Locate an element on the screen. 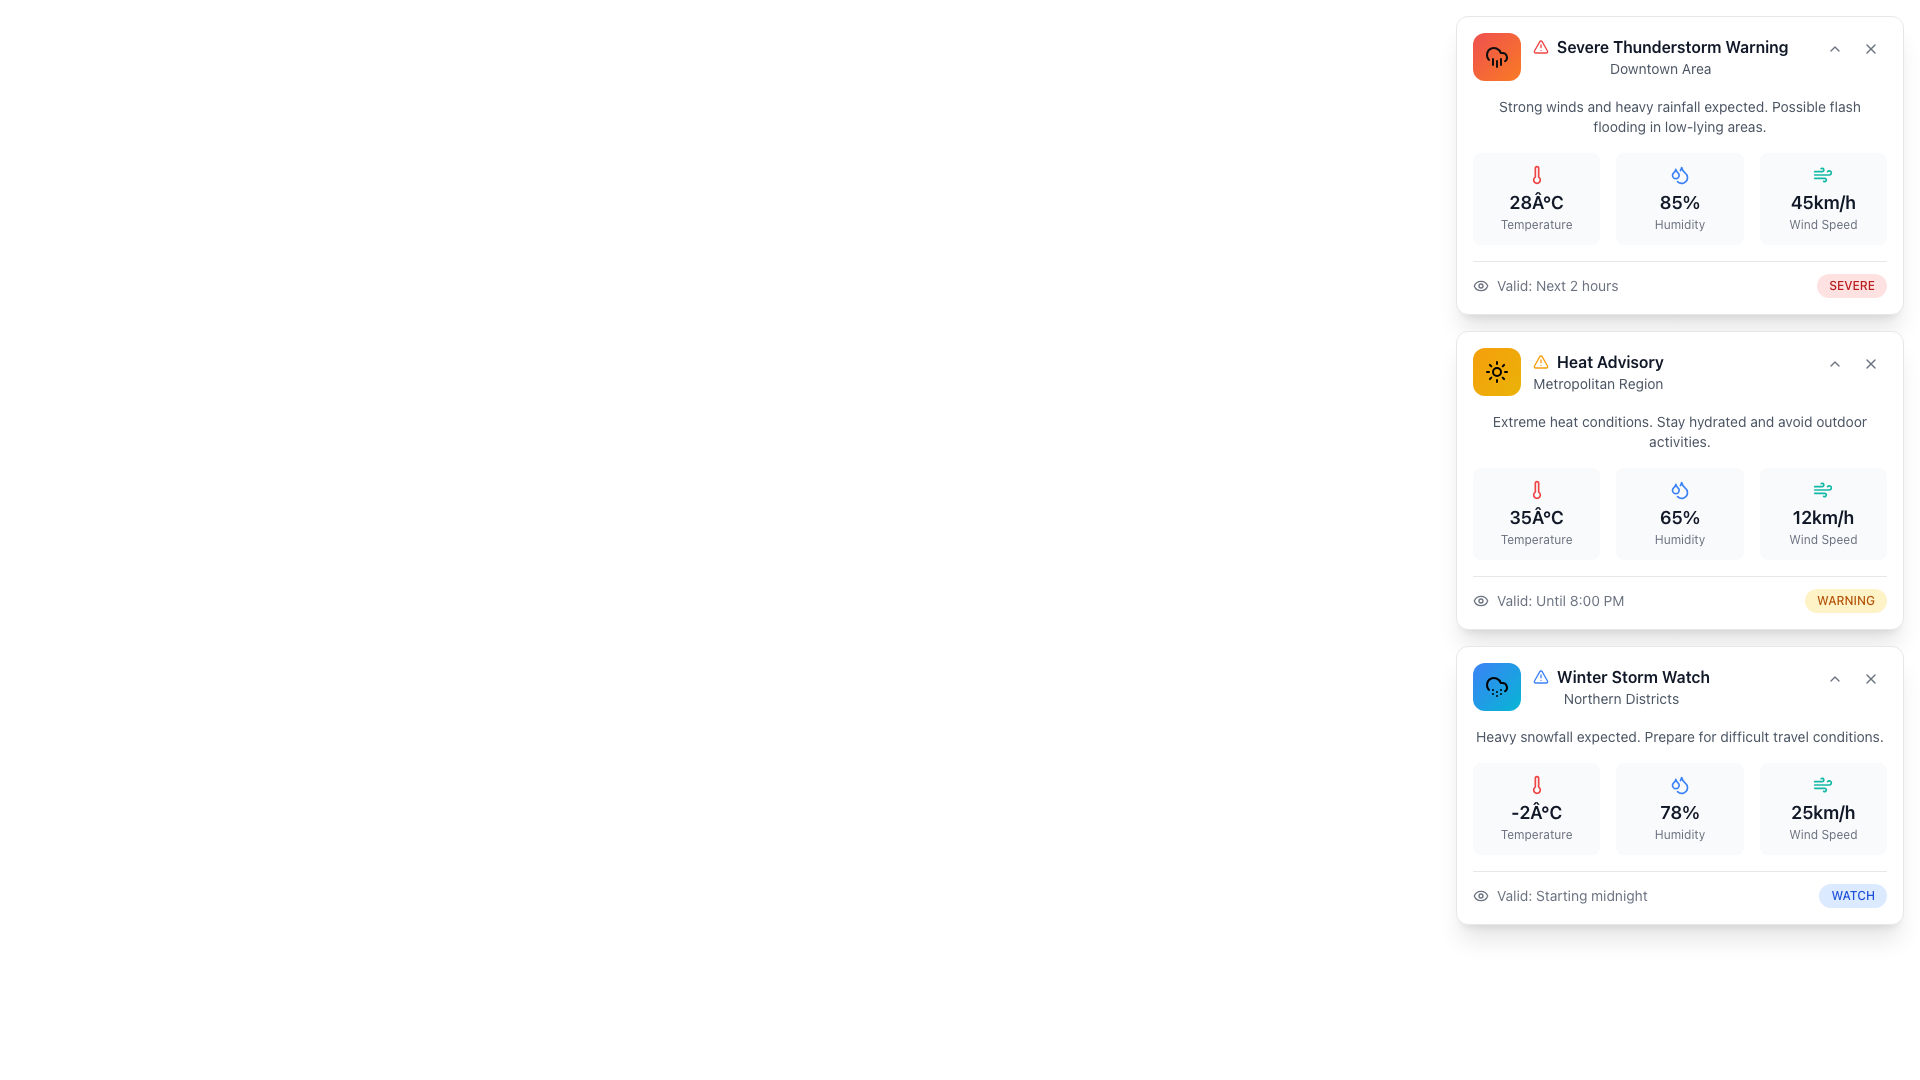  the humidity icon, which is the first visual component inside the card displaying '65% Humidity', positioned in the middle of a stack of weather advisory cards is located at coordinates (1680, 489).